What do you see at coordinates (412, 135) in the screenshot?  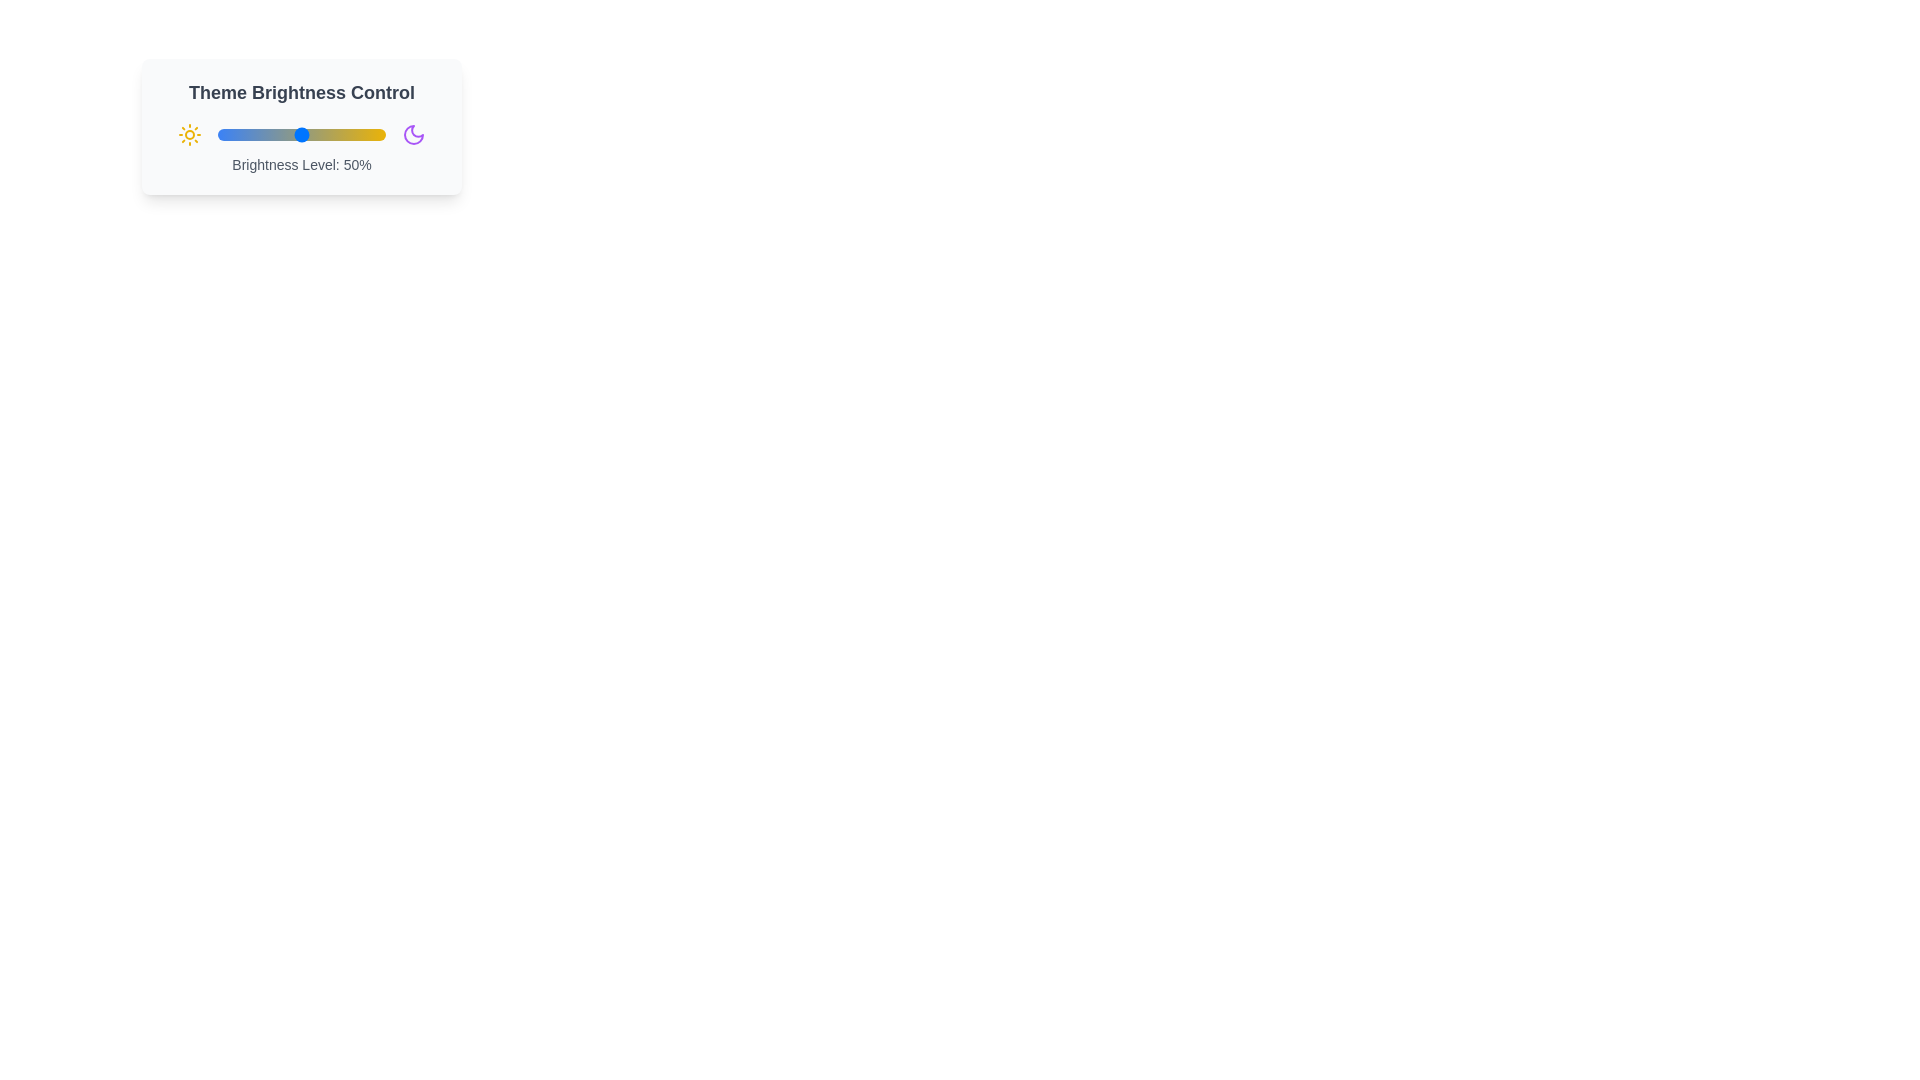 I see `the moon icon to interact with the slider` at bounding box center [412, 135].